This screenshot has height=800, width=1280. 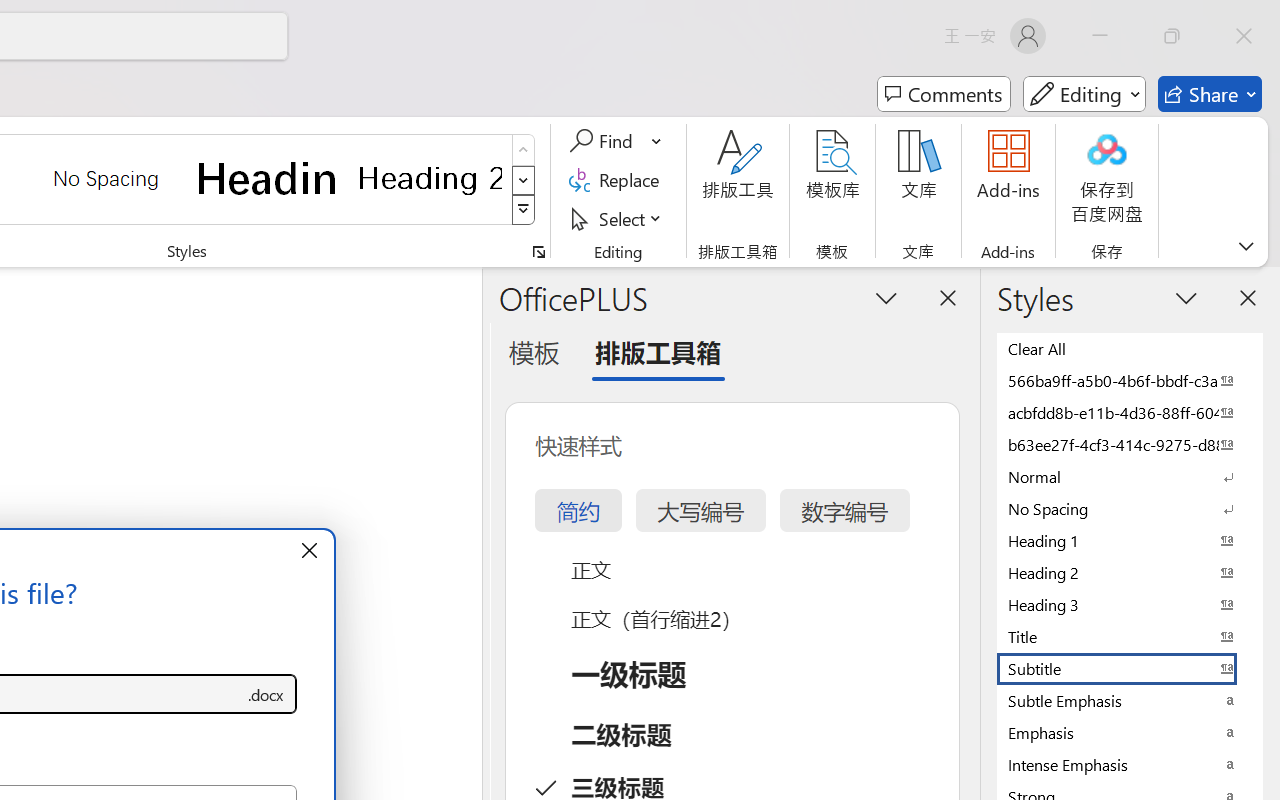 What do you see at coordinates (524, 210) in the screenshot?
I see `'Class: NetUIImage'` at bounding box center [524, 210].